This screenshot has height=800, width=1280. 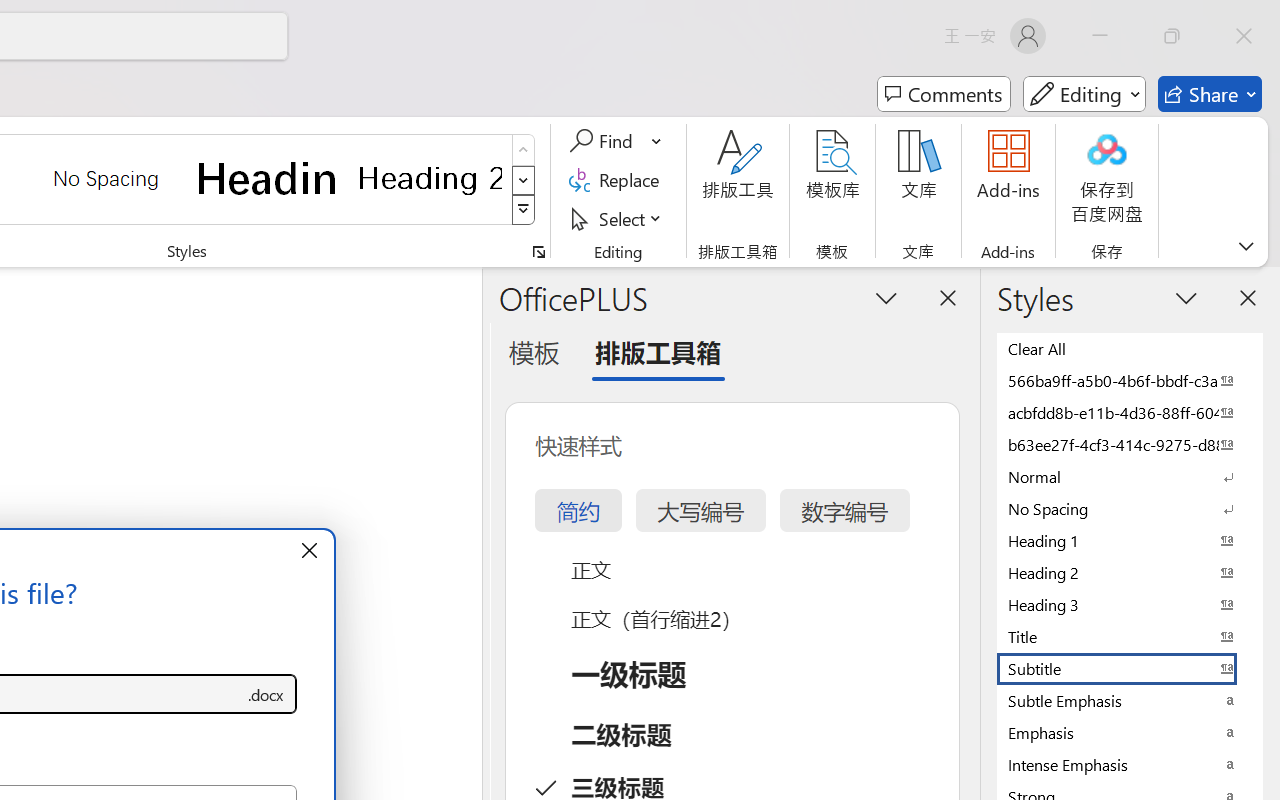 What do you see at coordinates (524, 210) in the screenshot?
I see `'Class: NetUIImage'` at bounding box center [524, 210].